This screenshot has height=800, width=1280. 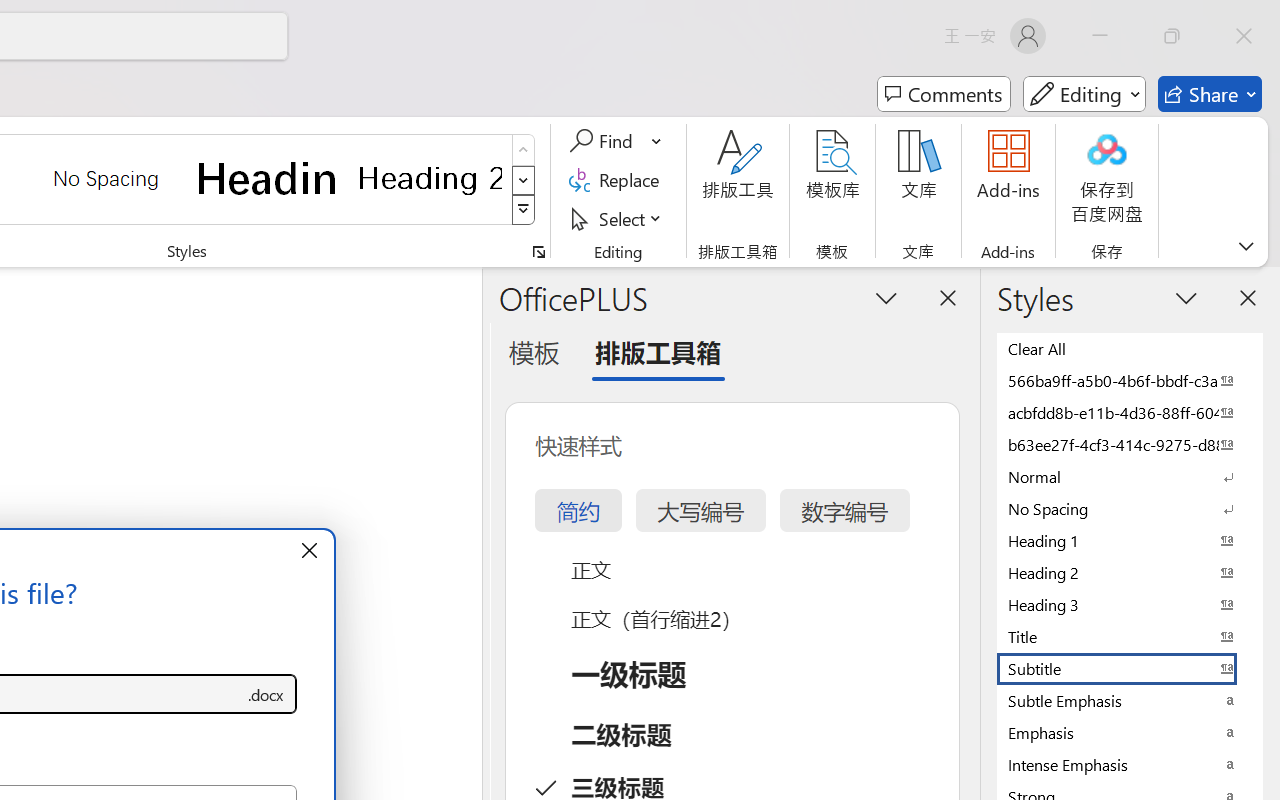 What do you see at coordinates (524, 210) in the screenshot?
I see `'Class: NetUIImage'` at bounding box center [524, 210].